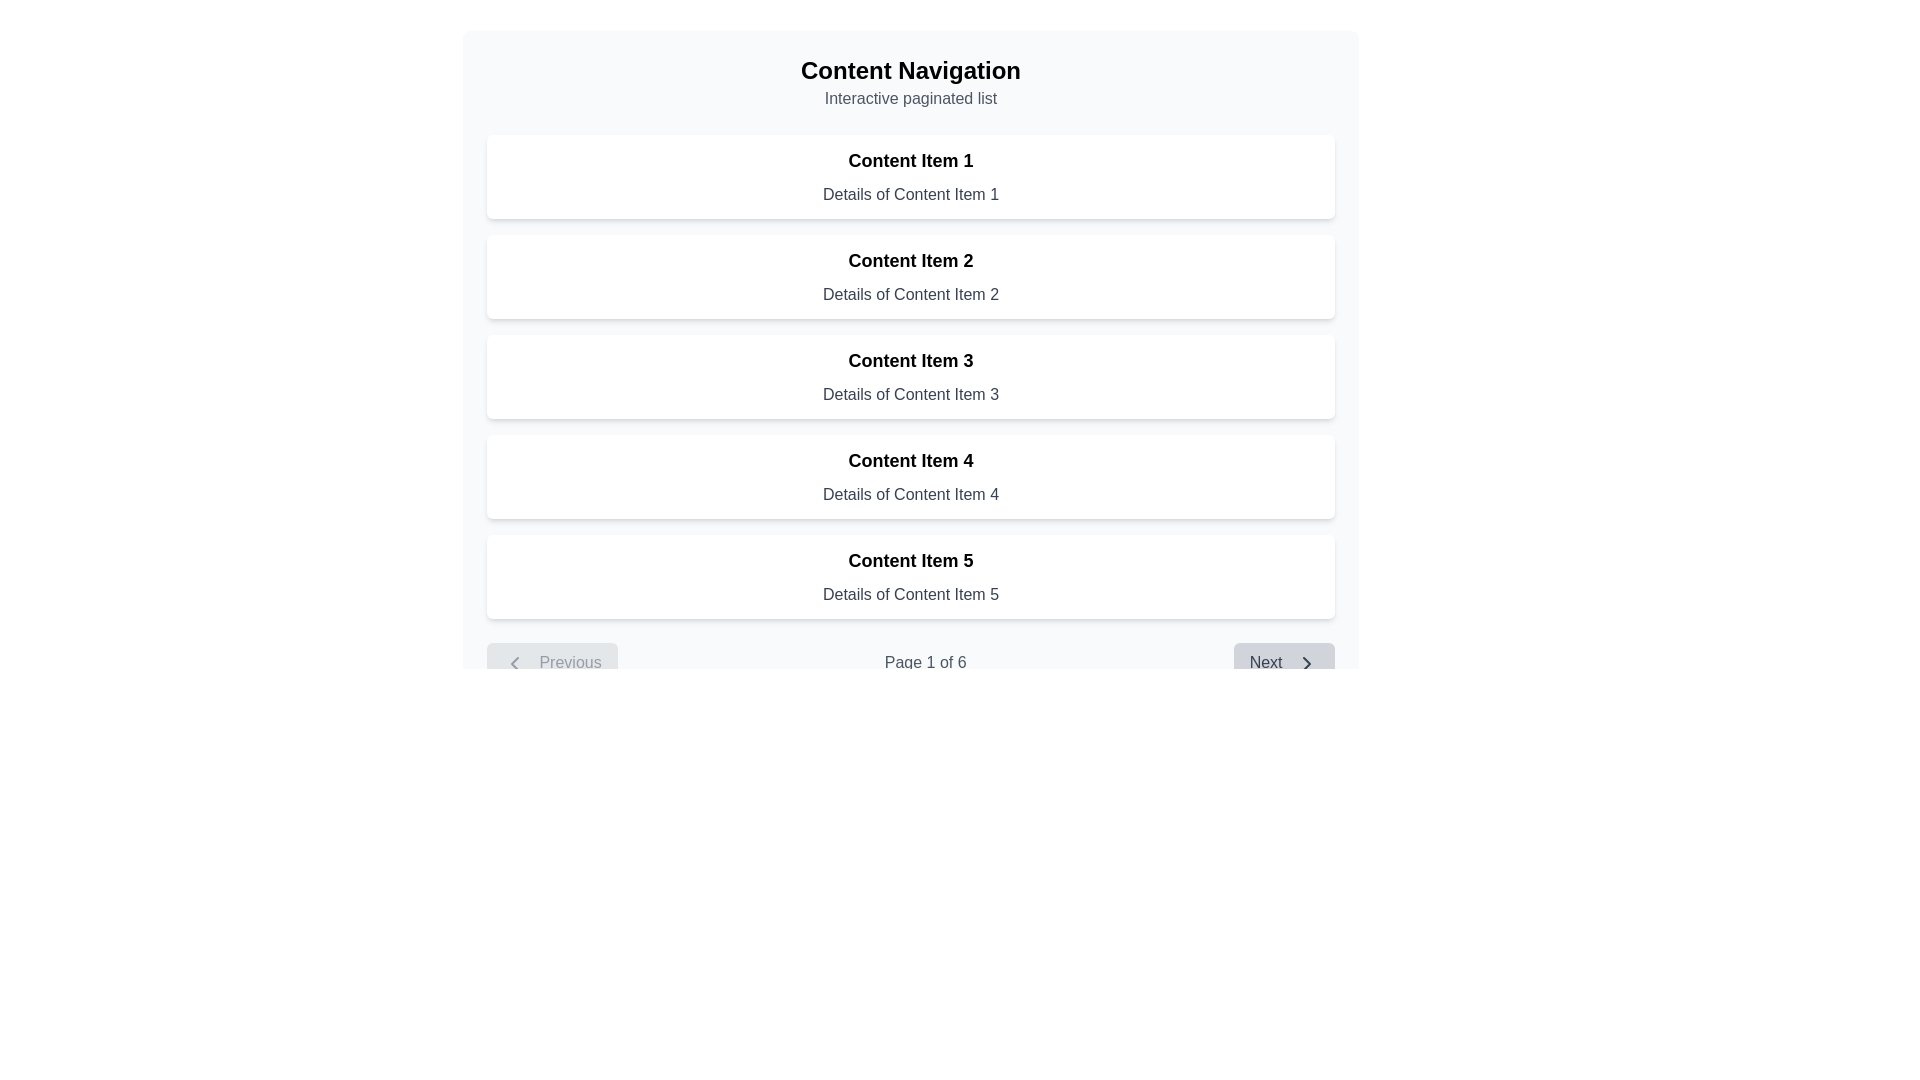 This screenshot has height=1080, width=1920. I want to click on the text label that reads 'Details of Content Item 4', which is styled in gray and positioned below the title 'Content Item 4' within a white card-like structure, so click(910, 494).